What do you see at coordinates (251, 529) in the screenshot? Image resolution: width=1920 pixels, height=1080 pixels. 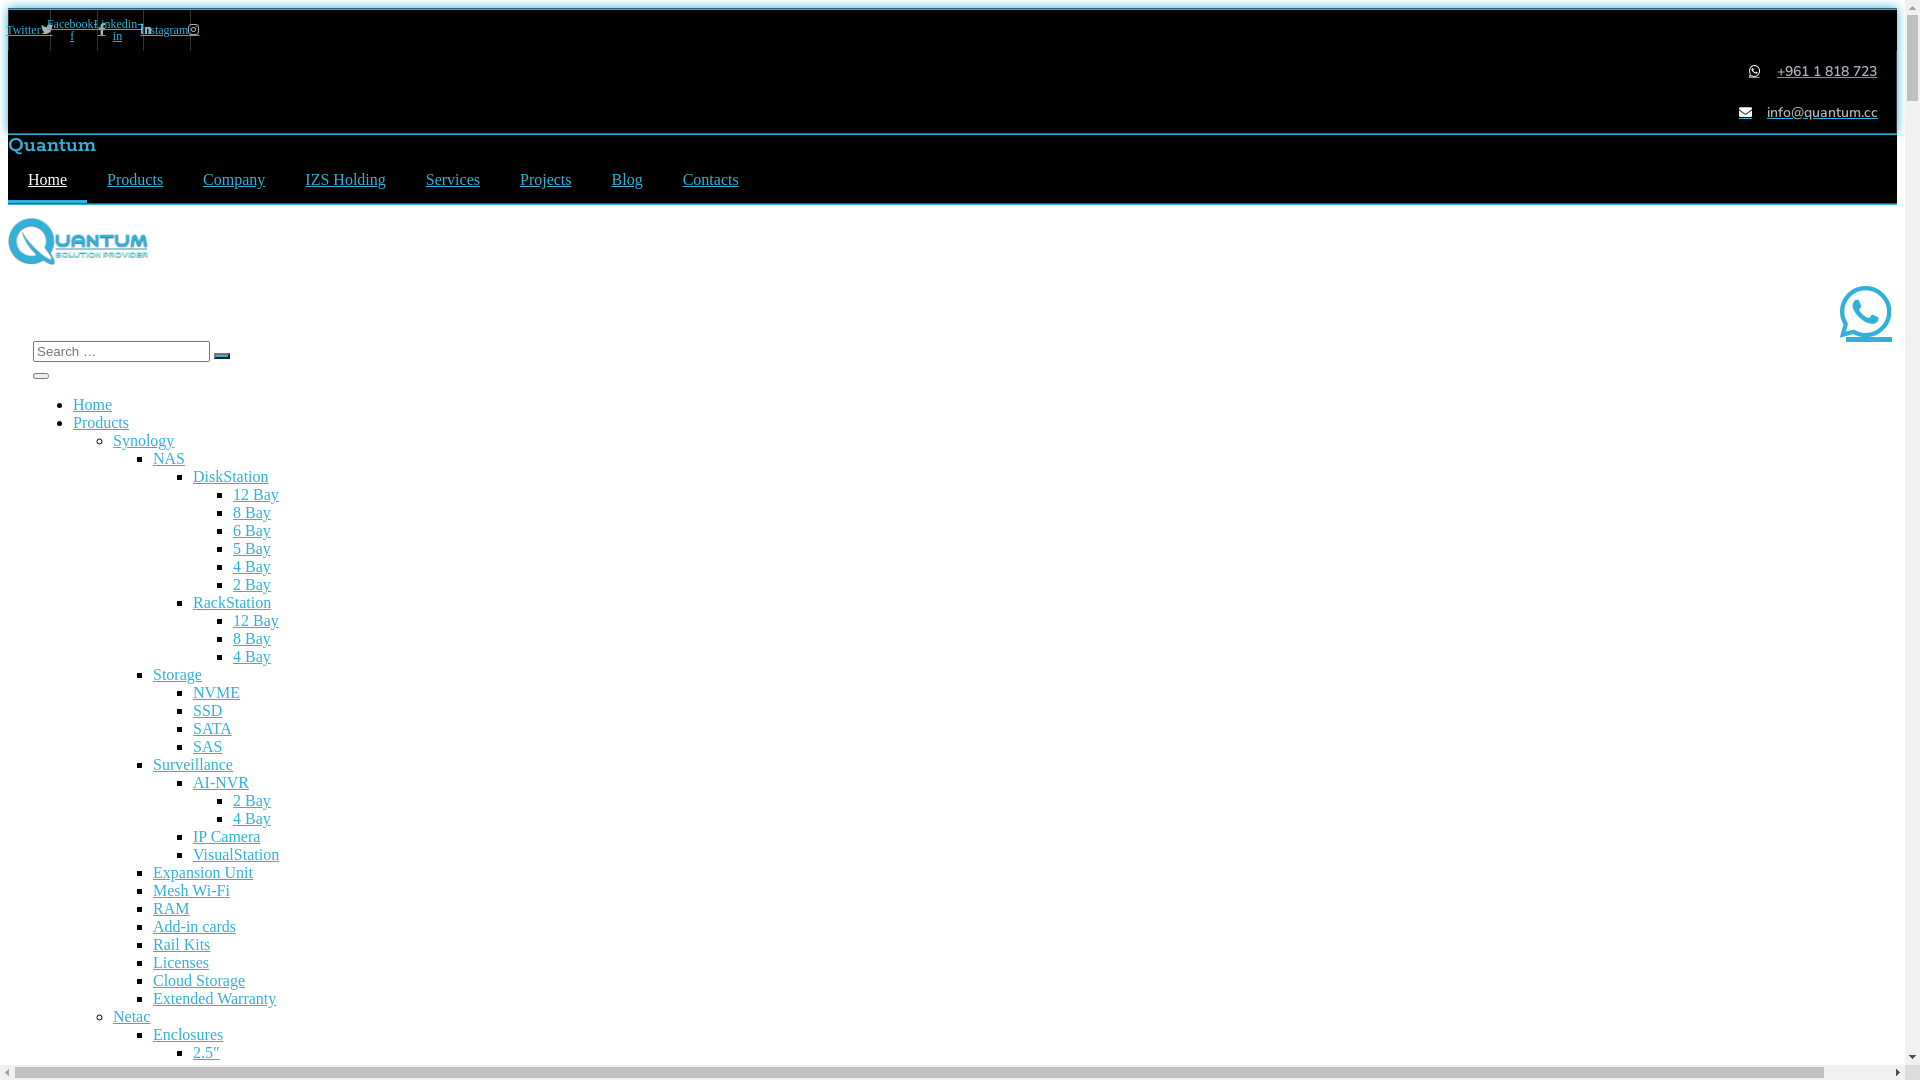 I see `'6 Bay'` at bounding box center [251, 529].